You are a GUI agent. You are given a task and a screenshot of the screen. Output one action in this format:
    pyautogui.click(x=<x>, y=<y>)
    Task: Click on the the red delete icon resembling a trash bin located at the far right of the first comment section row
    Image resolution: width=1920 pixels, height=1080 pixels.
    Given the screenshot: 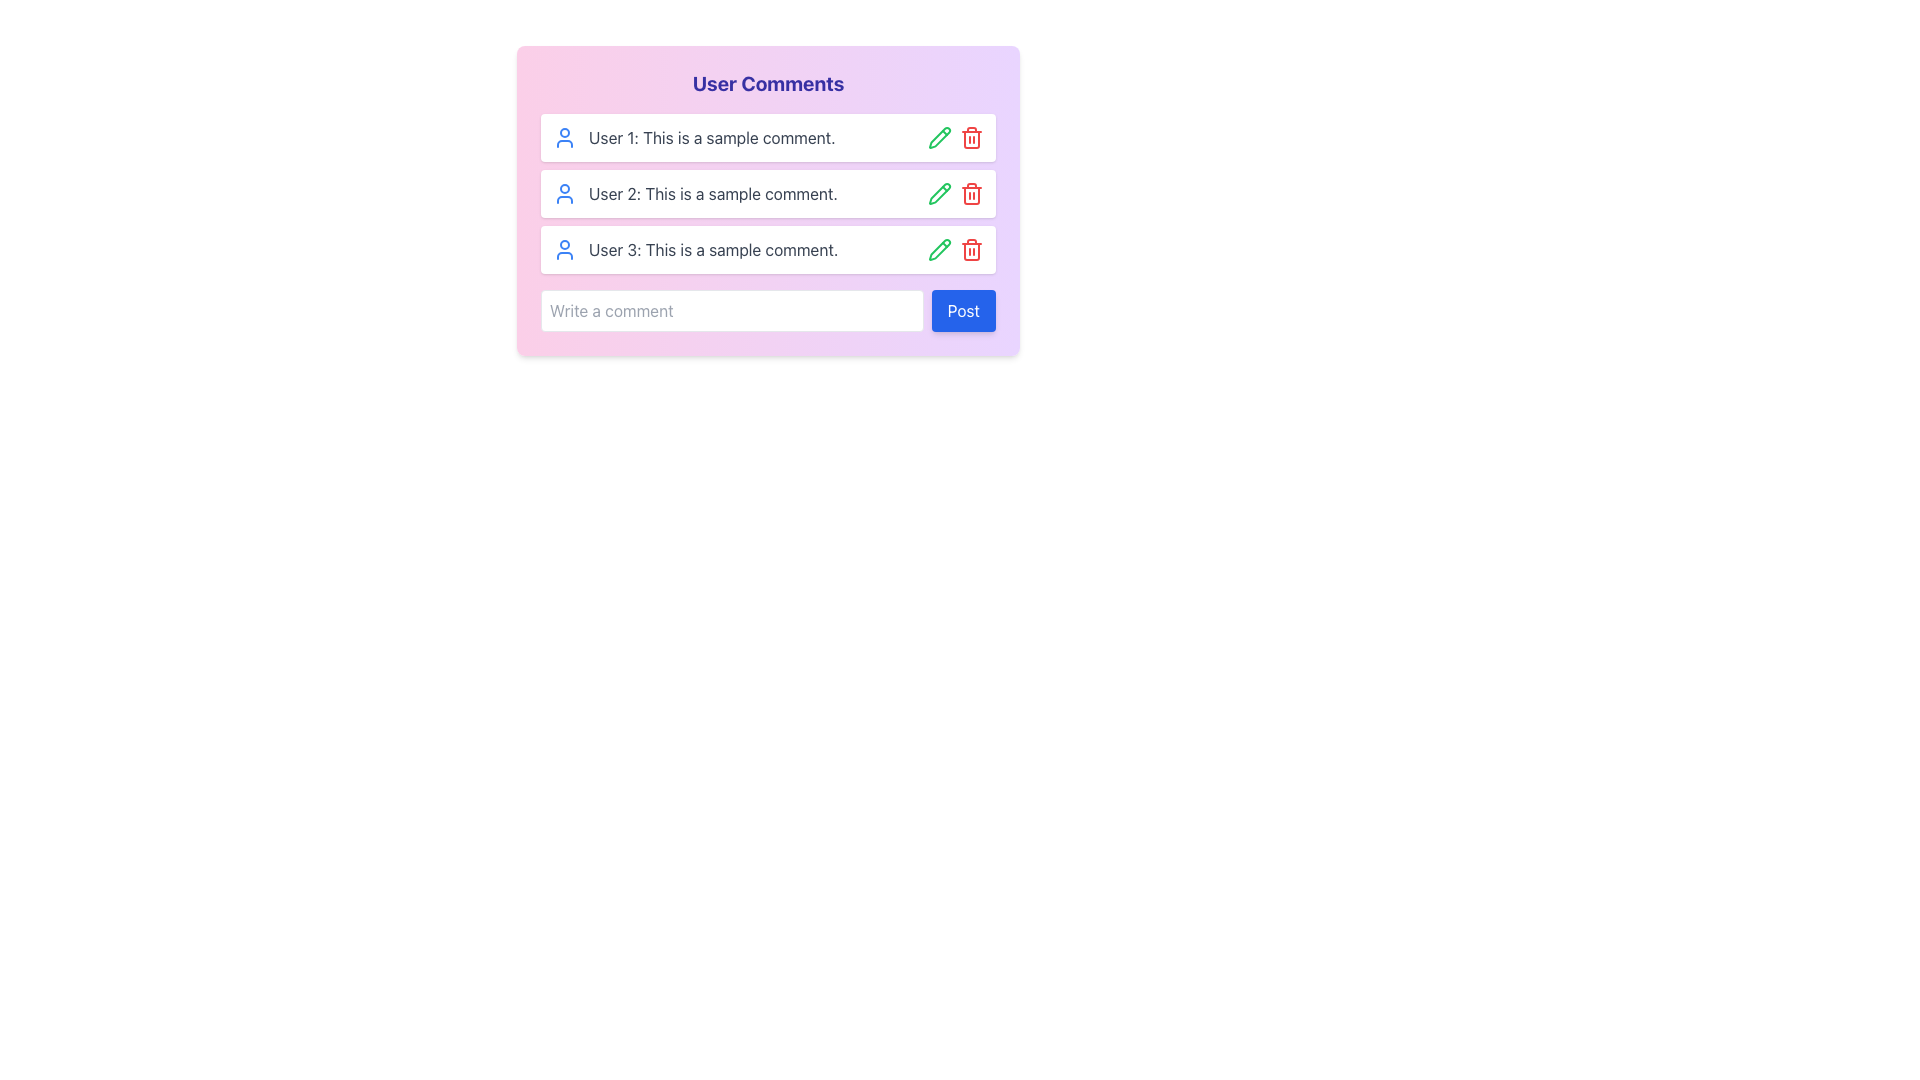 What is the action you would take?
    pyautogui.click(x=971, y=137)
    